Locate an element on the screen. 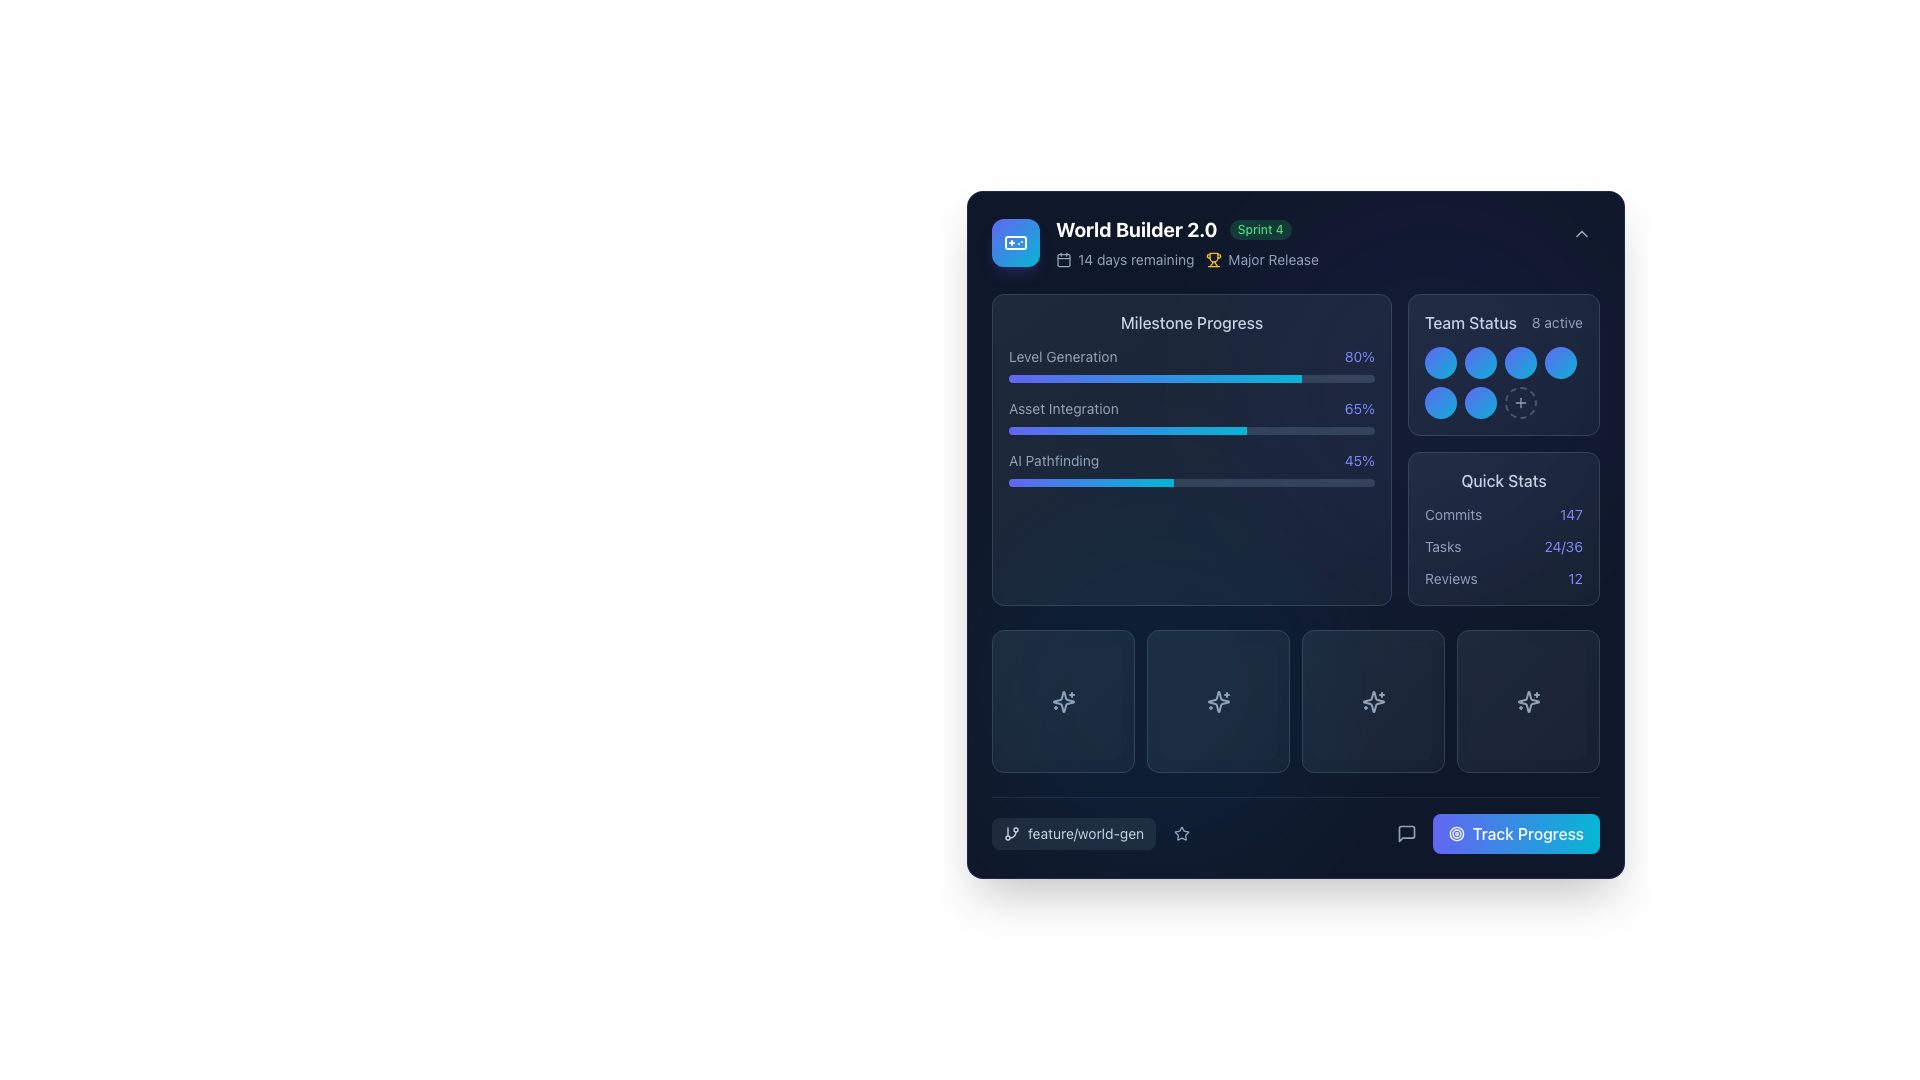 Image resolution: width=1920 pixels, height=1080 pixels. the Static Label that reads '8 active,' which is aligned to the right of the 'Team Status' header is located at coordinates (1556, 322).